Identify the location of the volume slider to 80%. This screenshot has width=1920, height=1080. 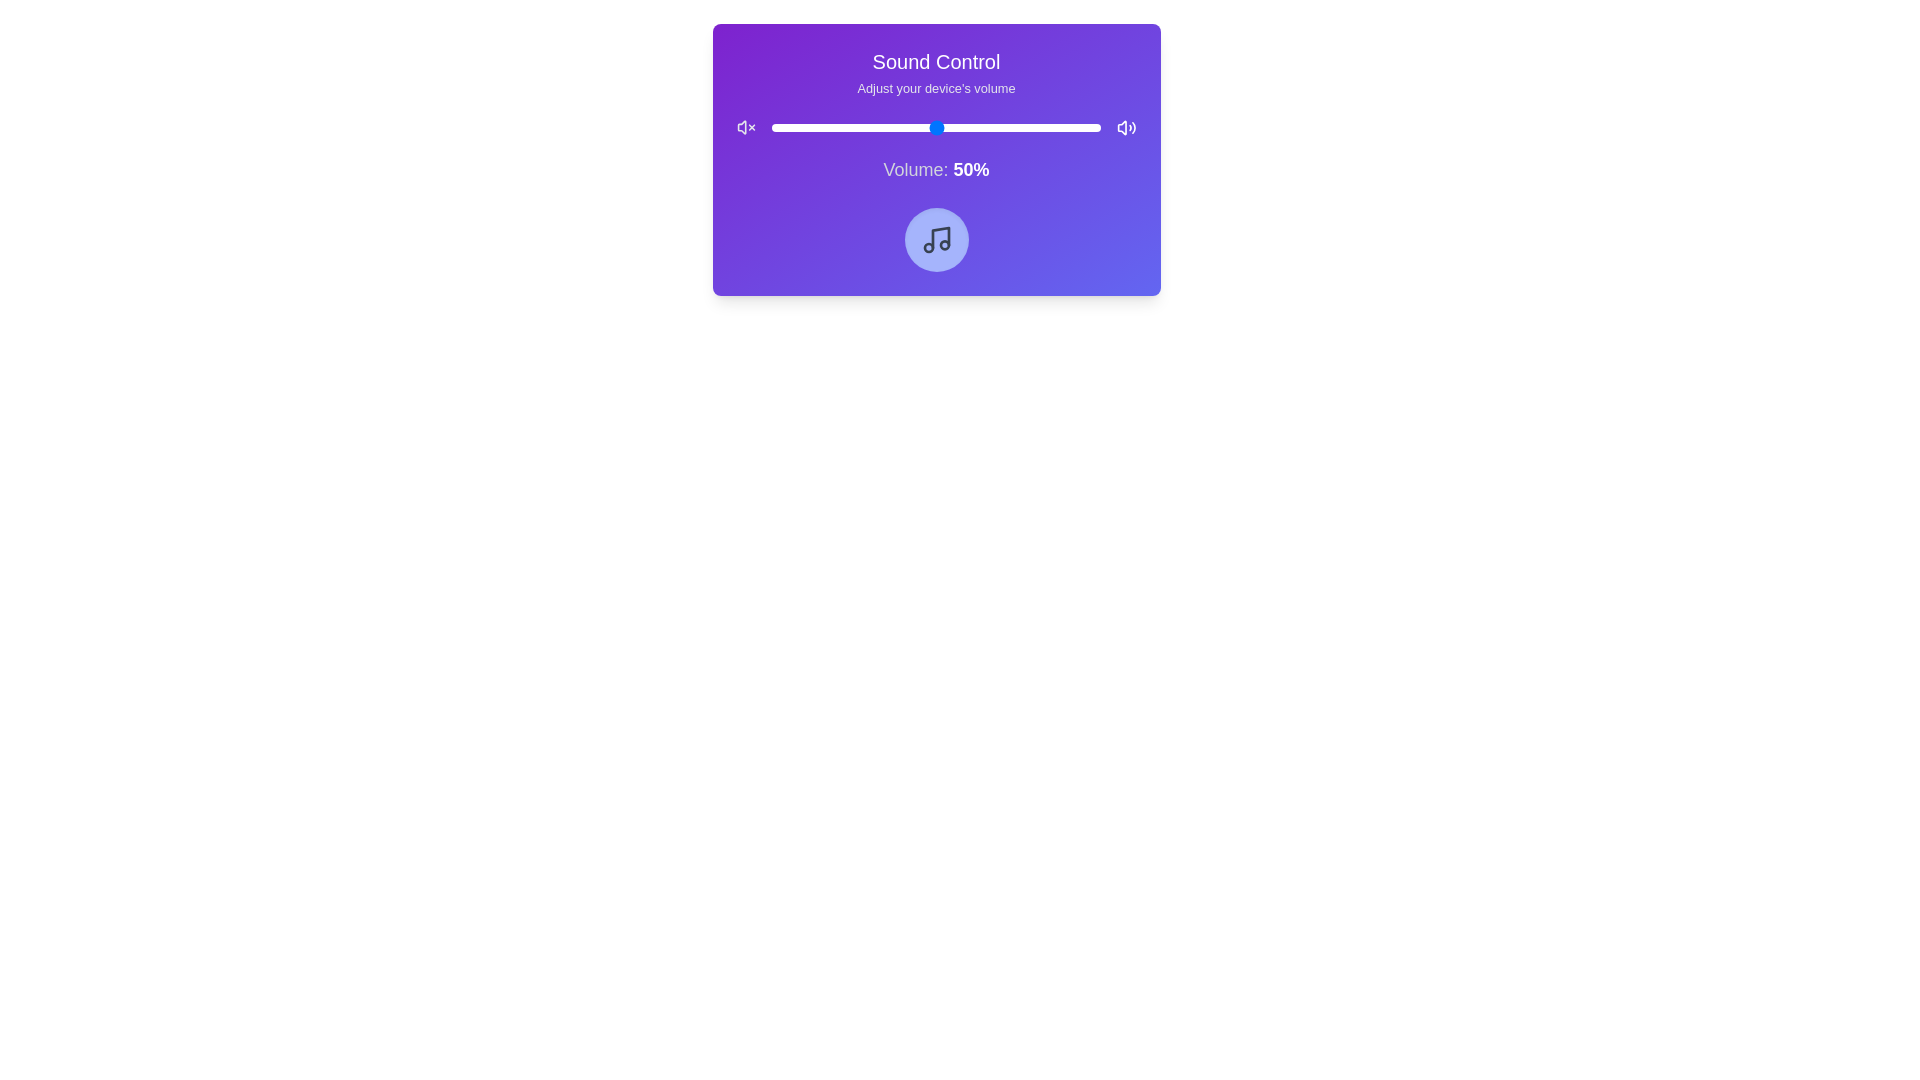
(1035, 127).